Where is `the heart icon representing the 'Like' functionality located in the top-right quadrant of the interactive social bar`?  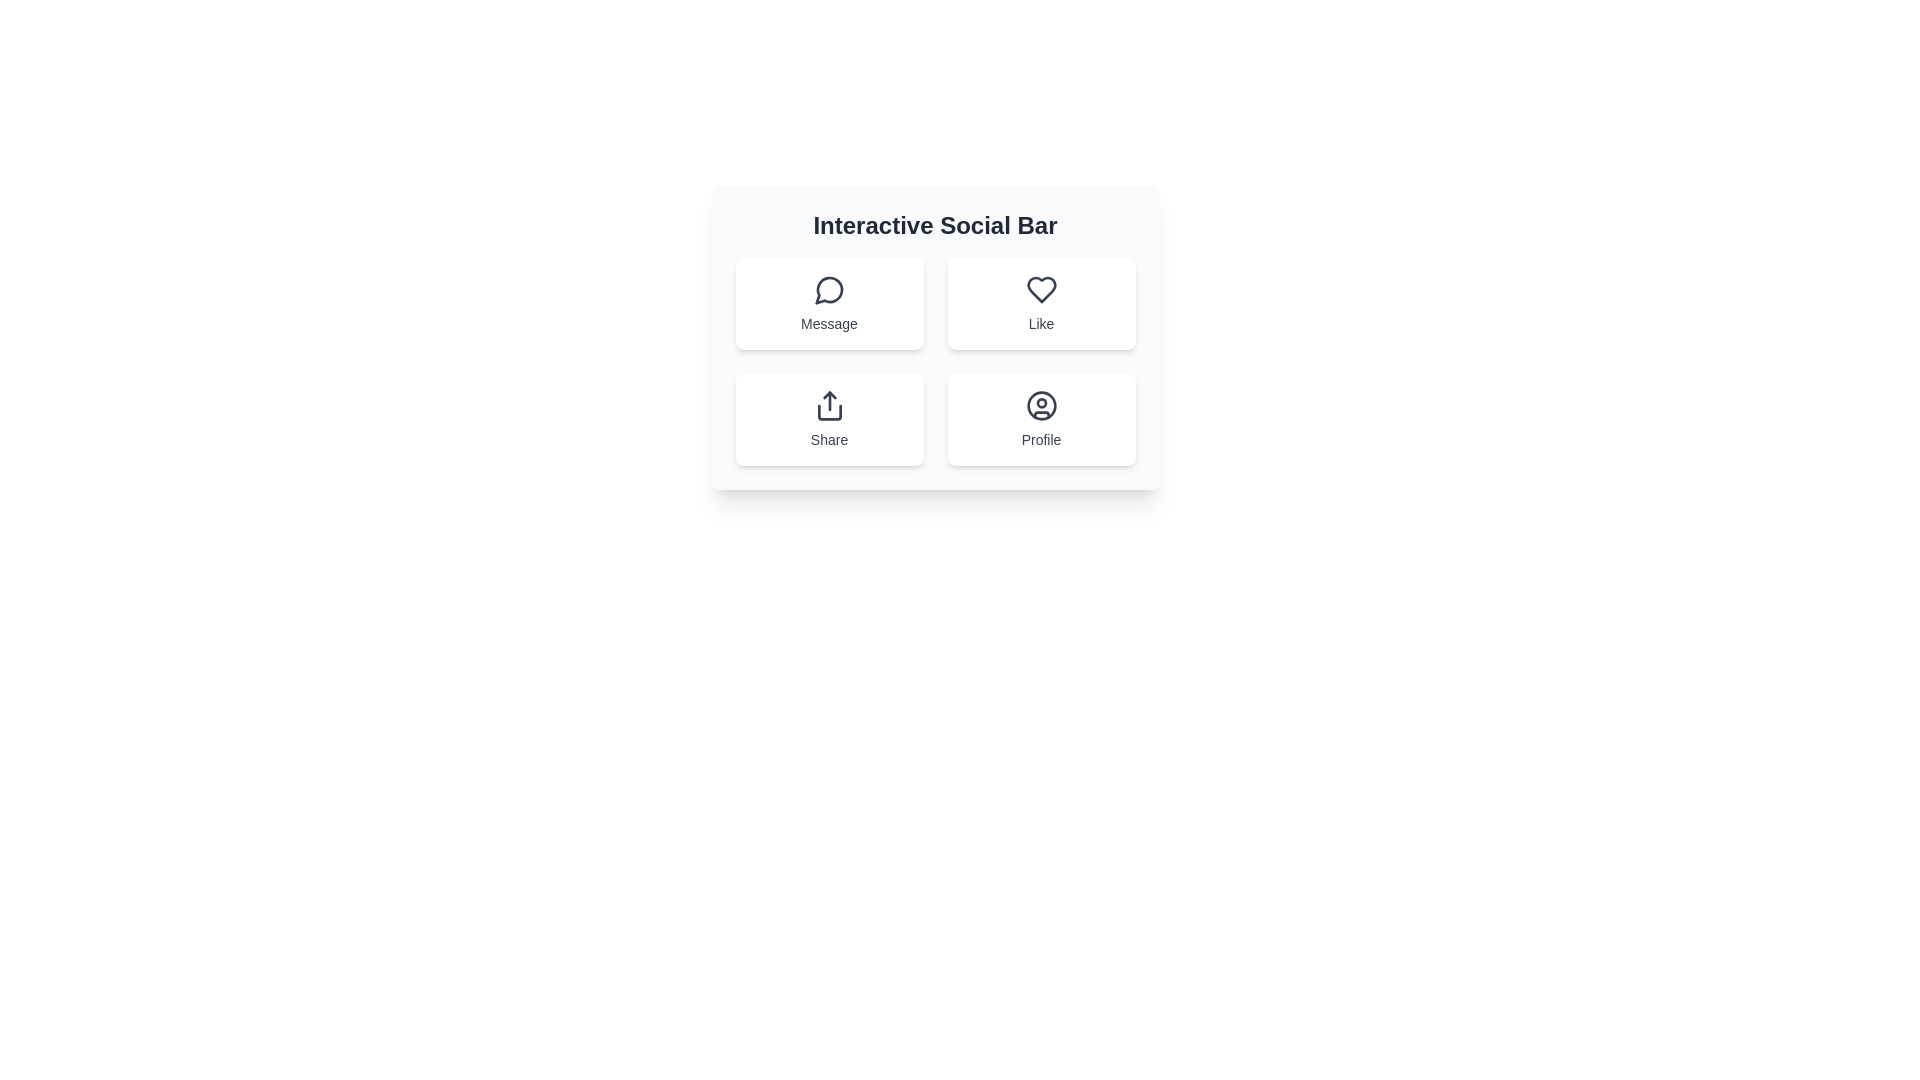
the heart icon representing the 'Like' functionality located in the top-right quadrant of the interactive social bar is located at coordinates (1040, 289).